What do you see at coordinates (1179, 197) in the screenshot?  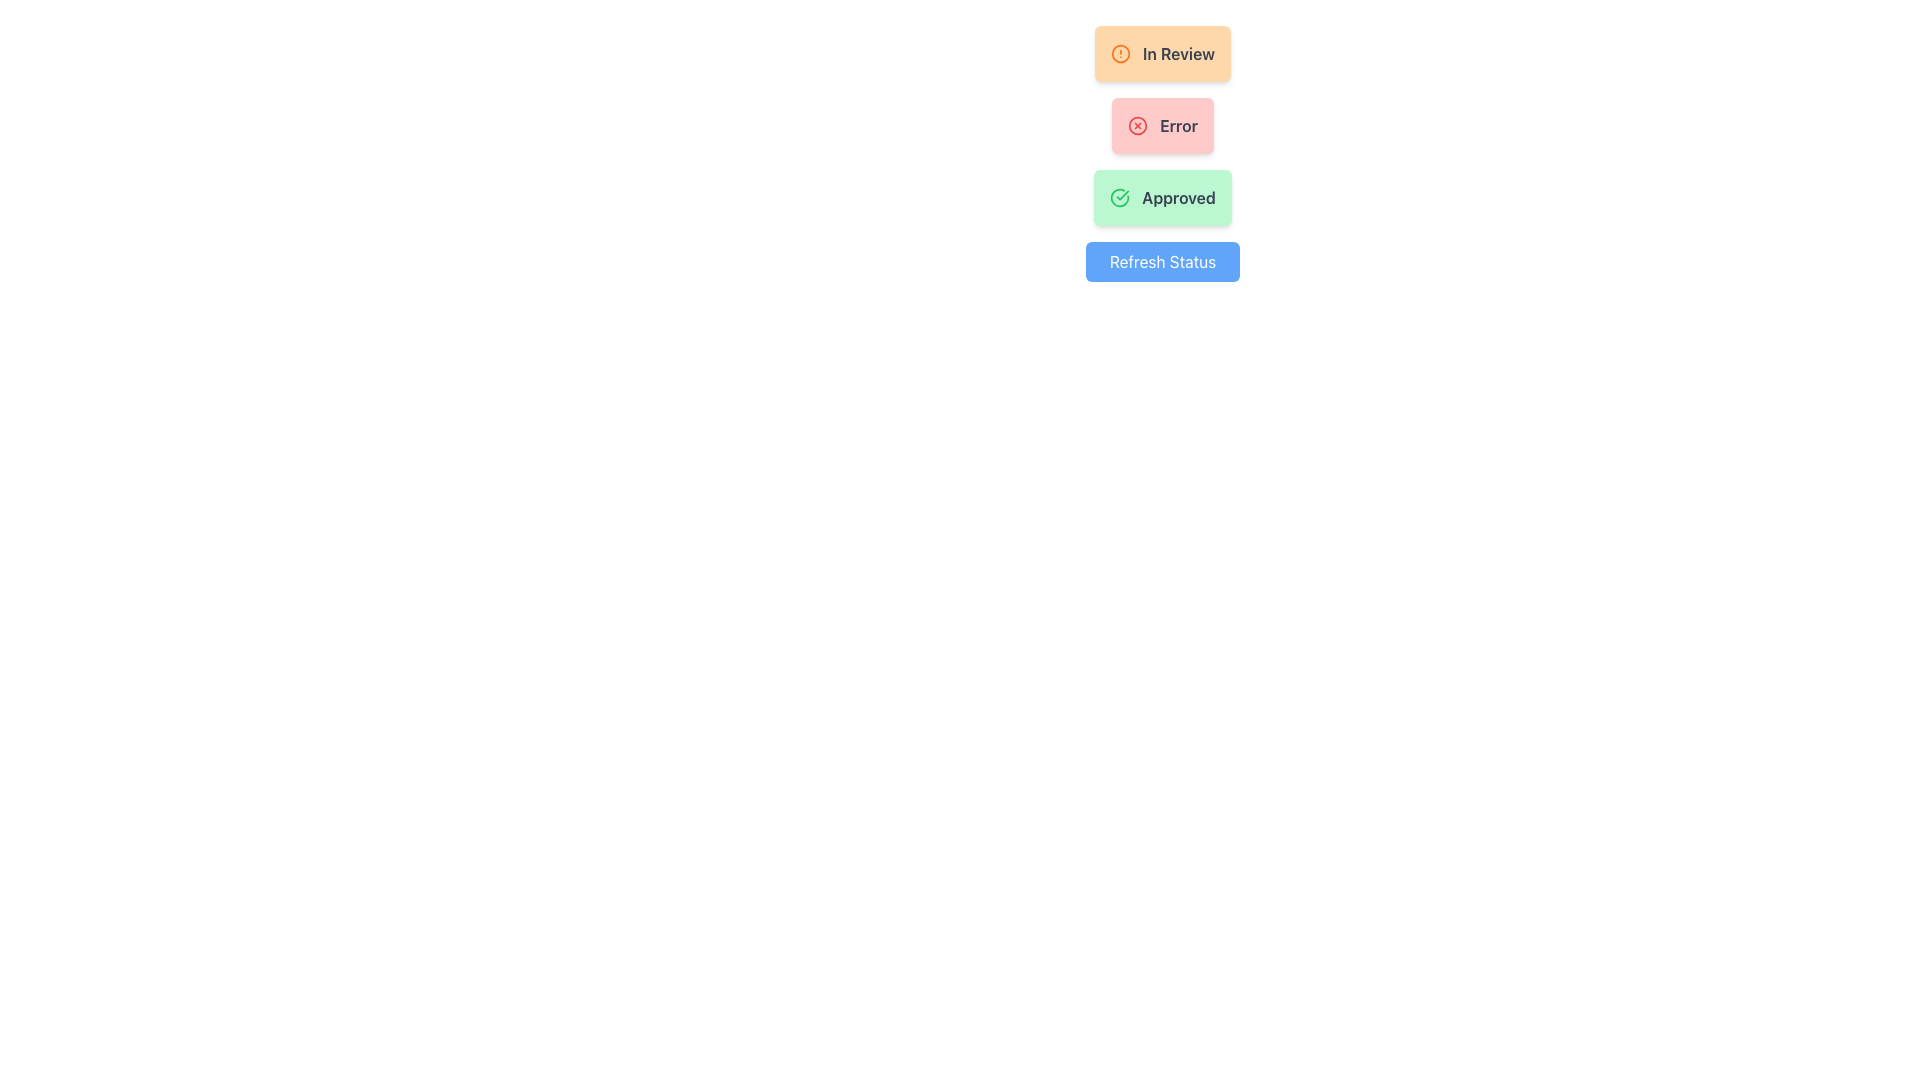 I see `the text label displaying 'Approved' in bold dark gray on a light green background, located within the status card` at bounding box center [1179, 197].